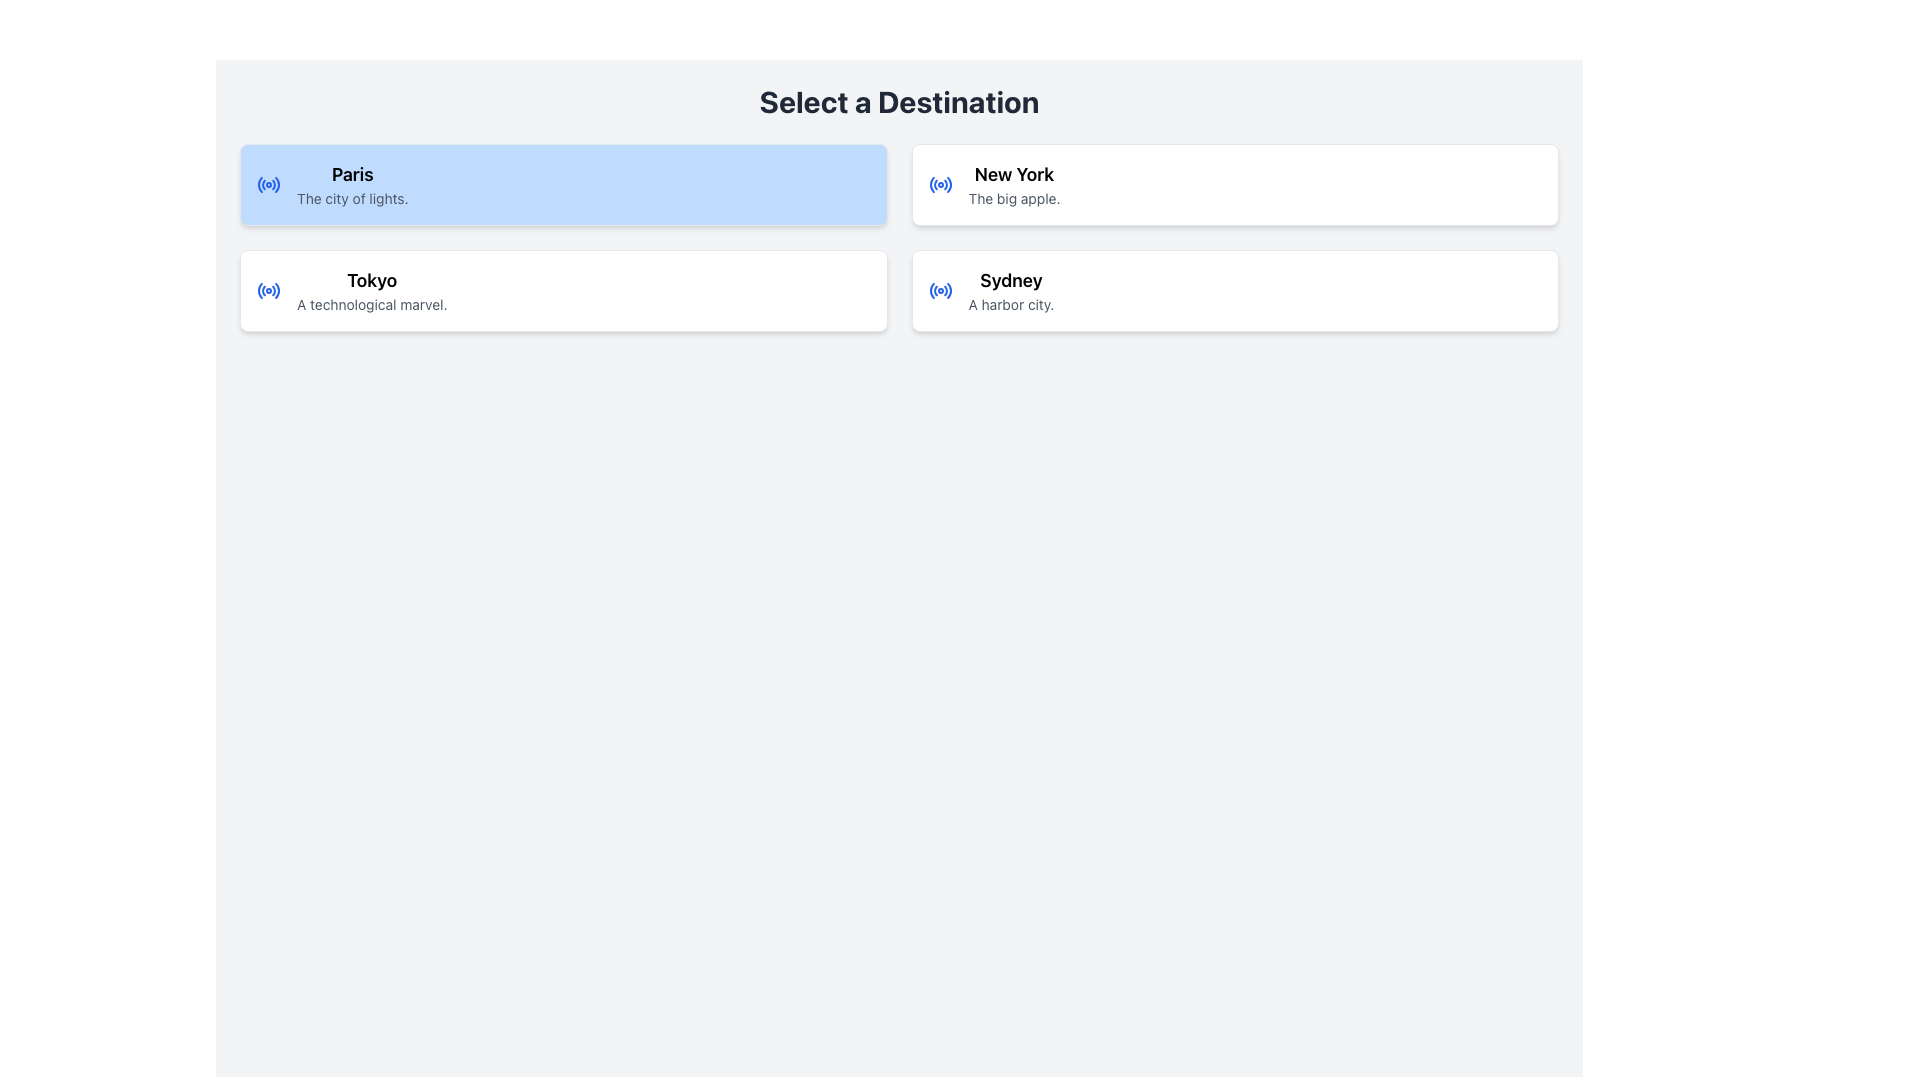 The width and height of the screenshot is (1920, 1080). I want to click on the 'Sydney' selectable card located in the bottom-right position of a 2x2 grid of cards, so click(1233, 290).